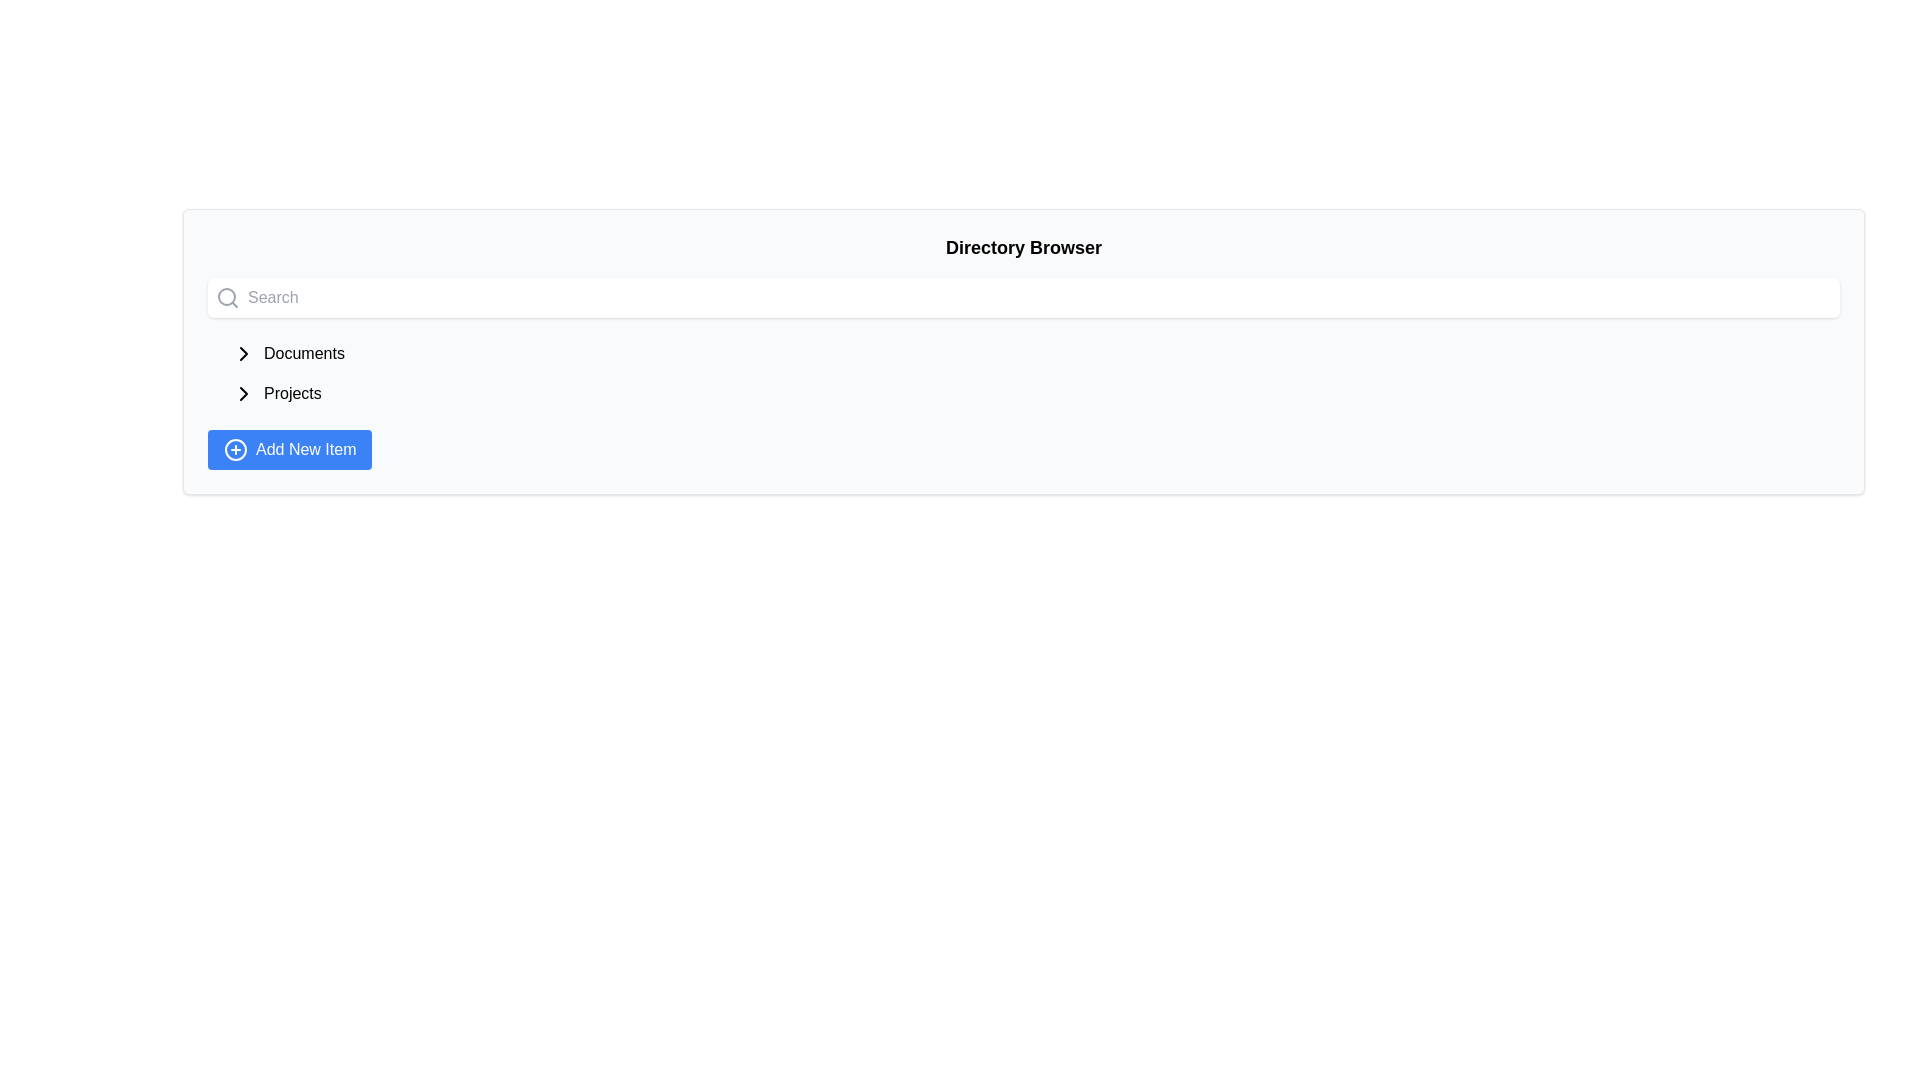 This screenshot has width=1920, height=1080. What do you see at coordinates (235, 450) in the screenshot?
I see `the decorative circular graphical element positioned inside the 'Add New Item' button` at bounding box center [235, 450].